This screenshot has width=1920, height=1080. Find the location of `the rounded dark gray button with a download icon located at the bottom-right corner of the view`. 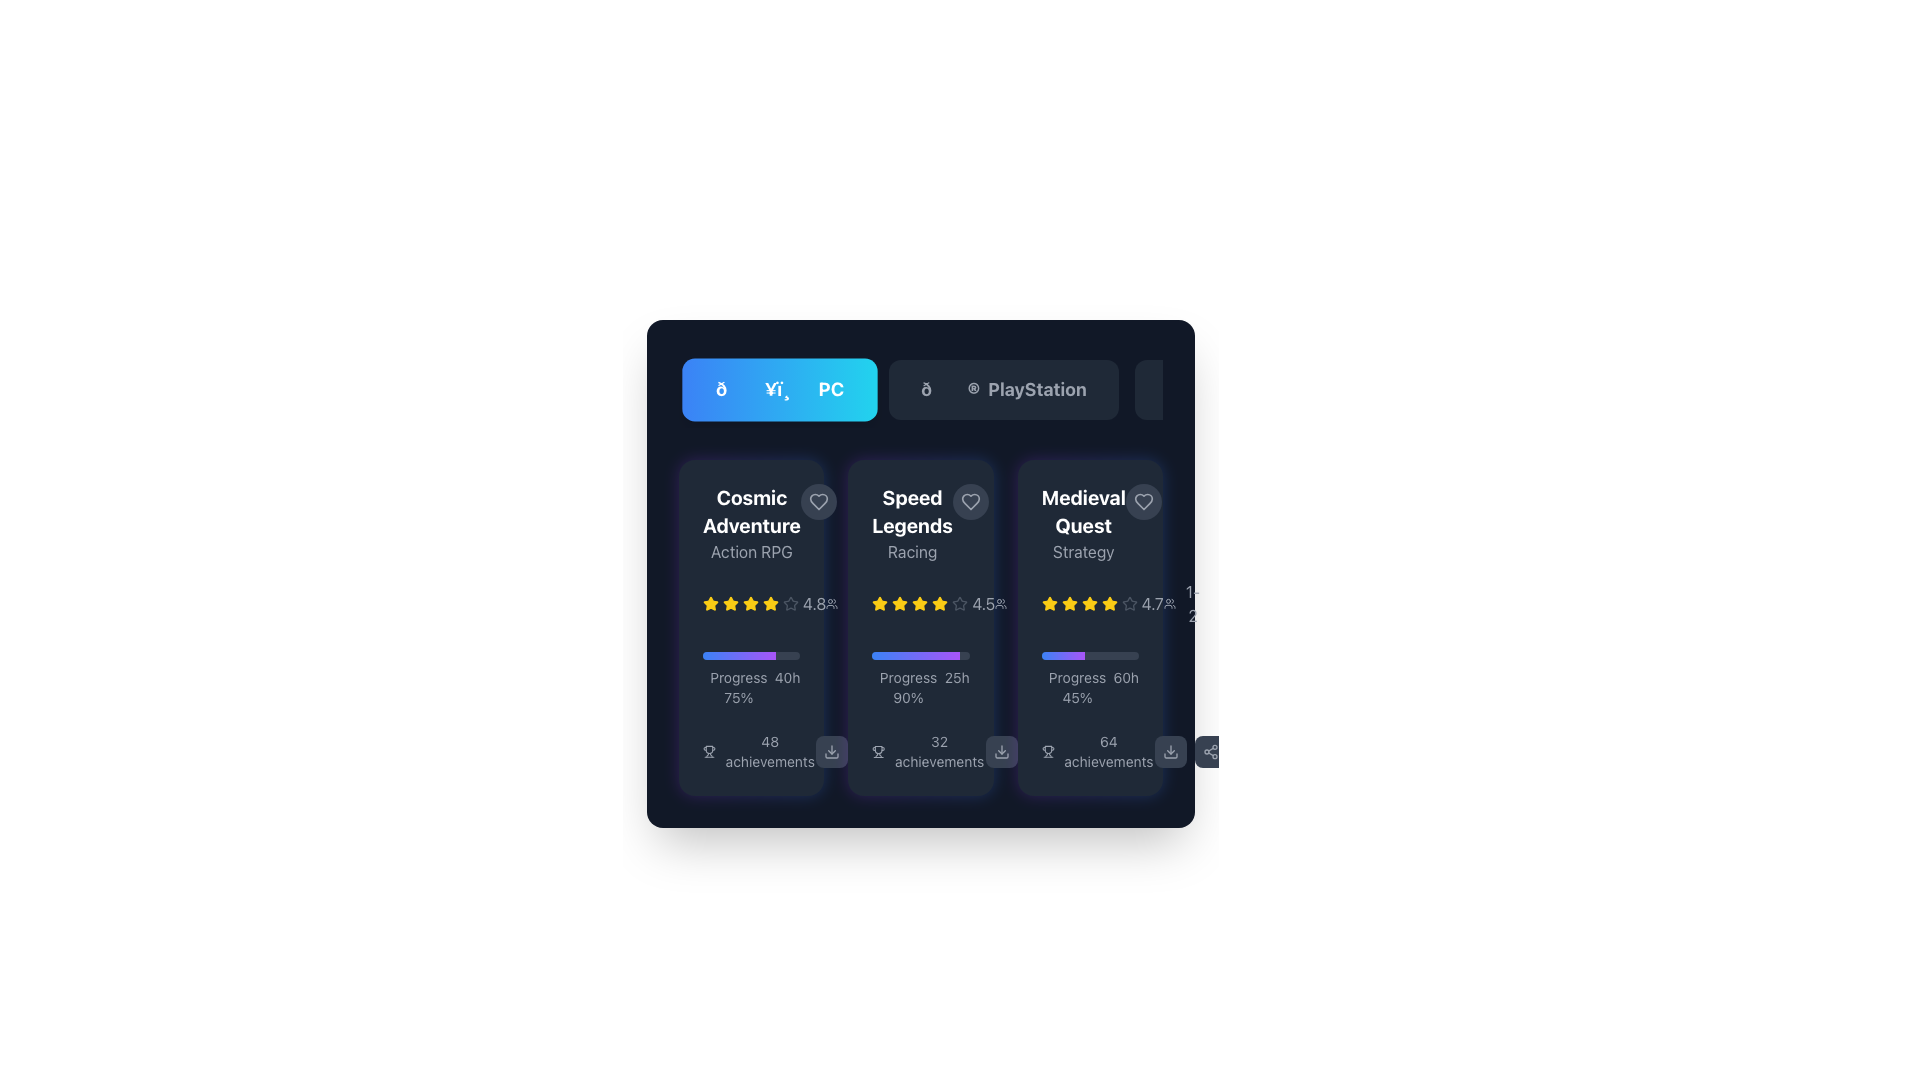

the rounded dark gray button with a download icon located at the bottom-right corner of the view is located at coordinates (1170, 752).